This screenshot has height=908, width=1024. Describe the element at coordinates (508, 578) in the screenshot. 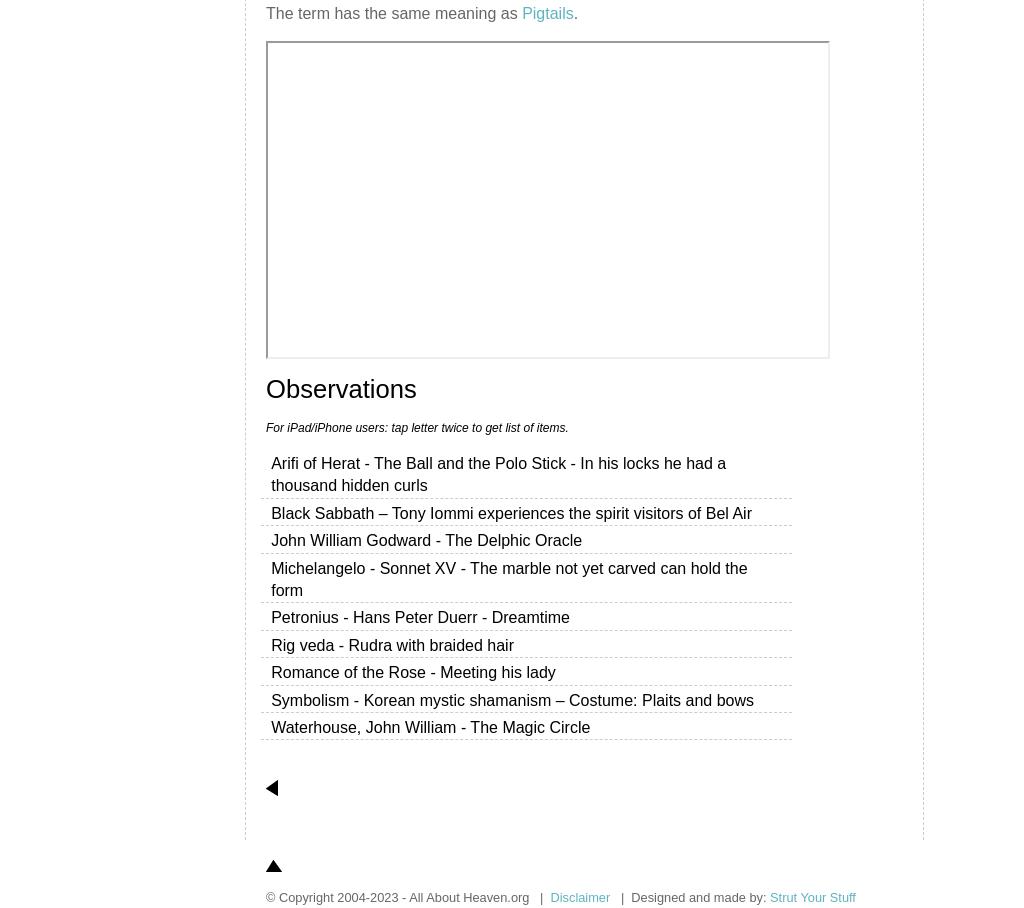

I see `'Michelangelo - Sonnet XV - The marble not yet carved can hold the form'` at that location.